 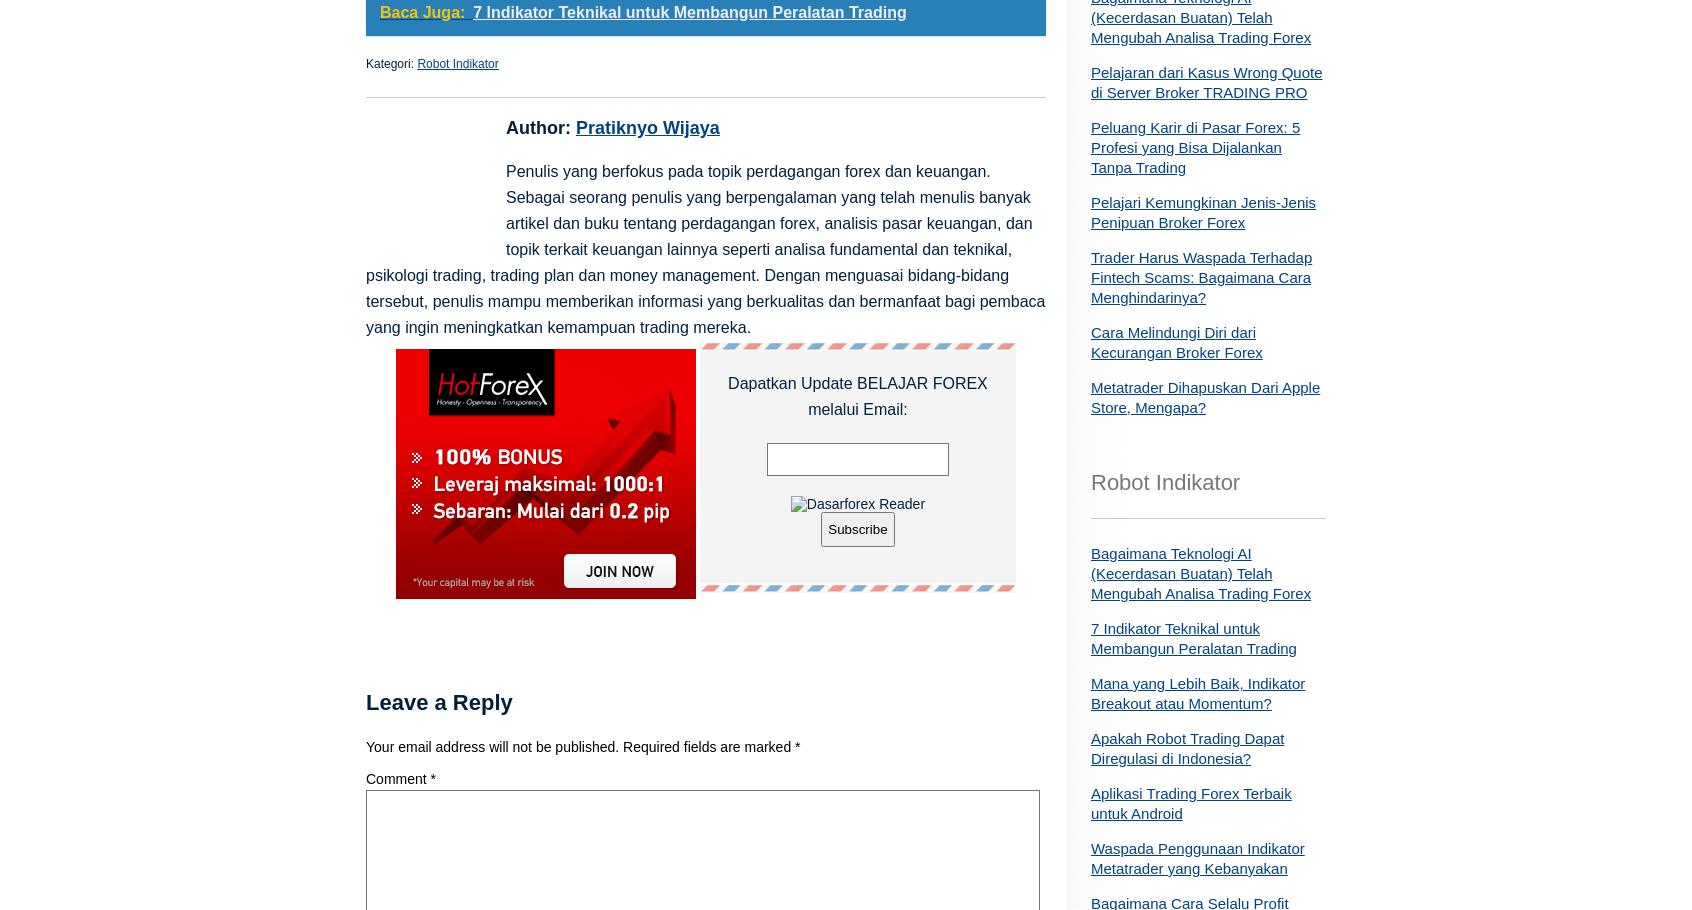 What do you see at coordinates (391, 62) in the screenshot?
I see `'Kategori:'` at bounding box center [391, 62].